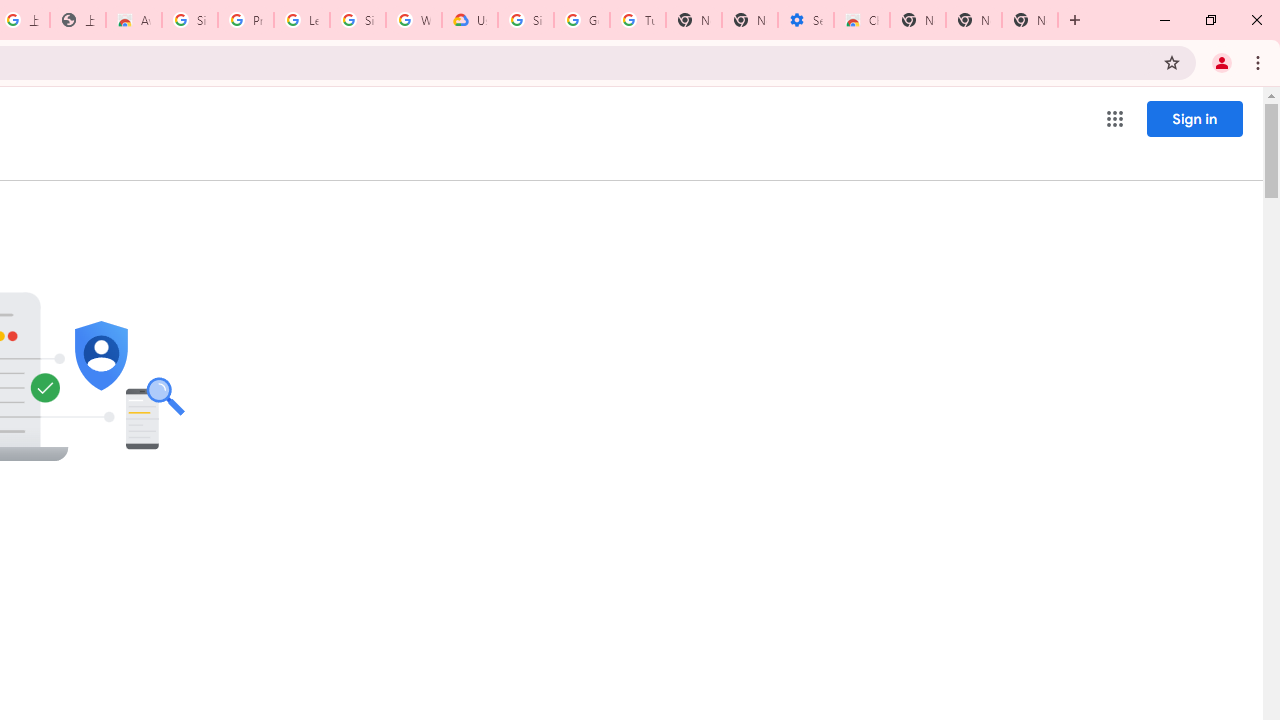 The height and width of the screenshot is (720, 1280). I want to click on 'Settings - Accessibility', so click(806, 20).